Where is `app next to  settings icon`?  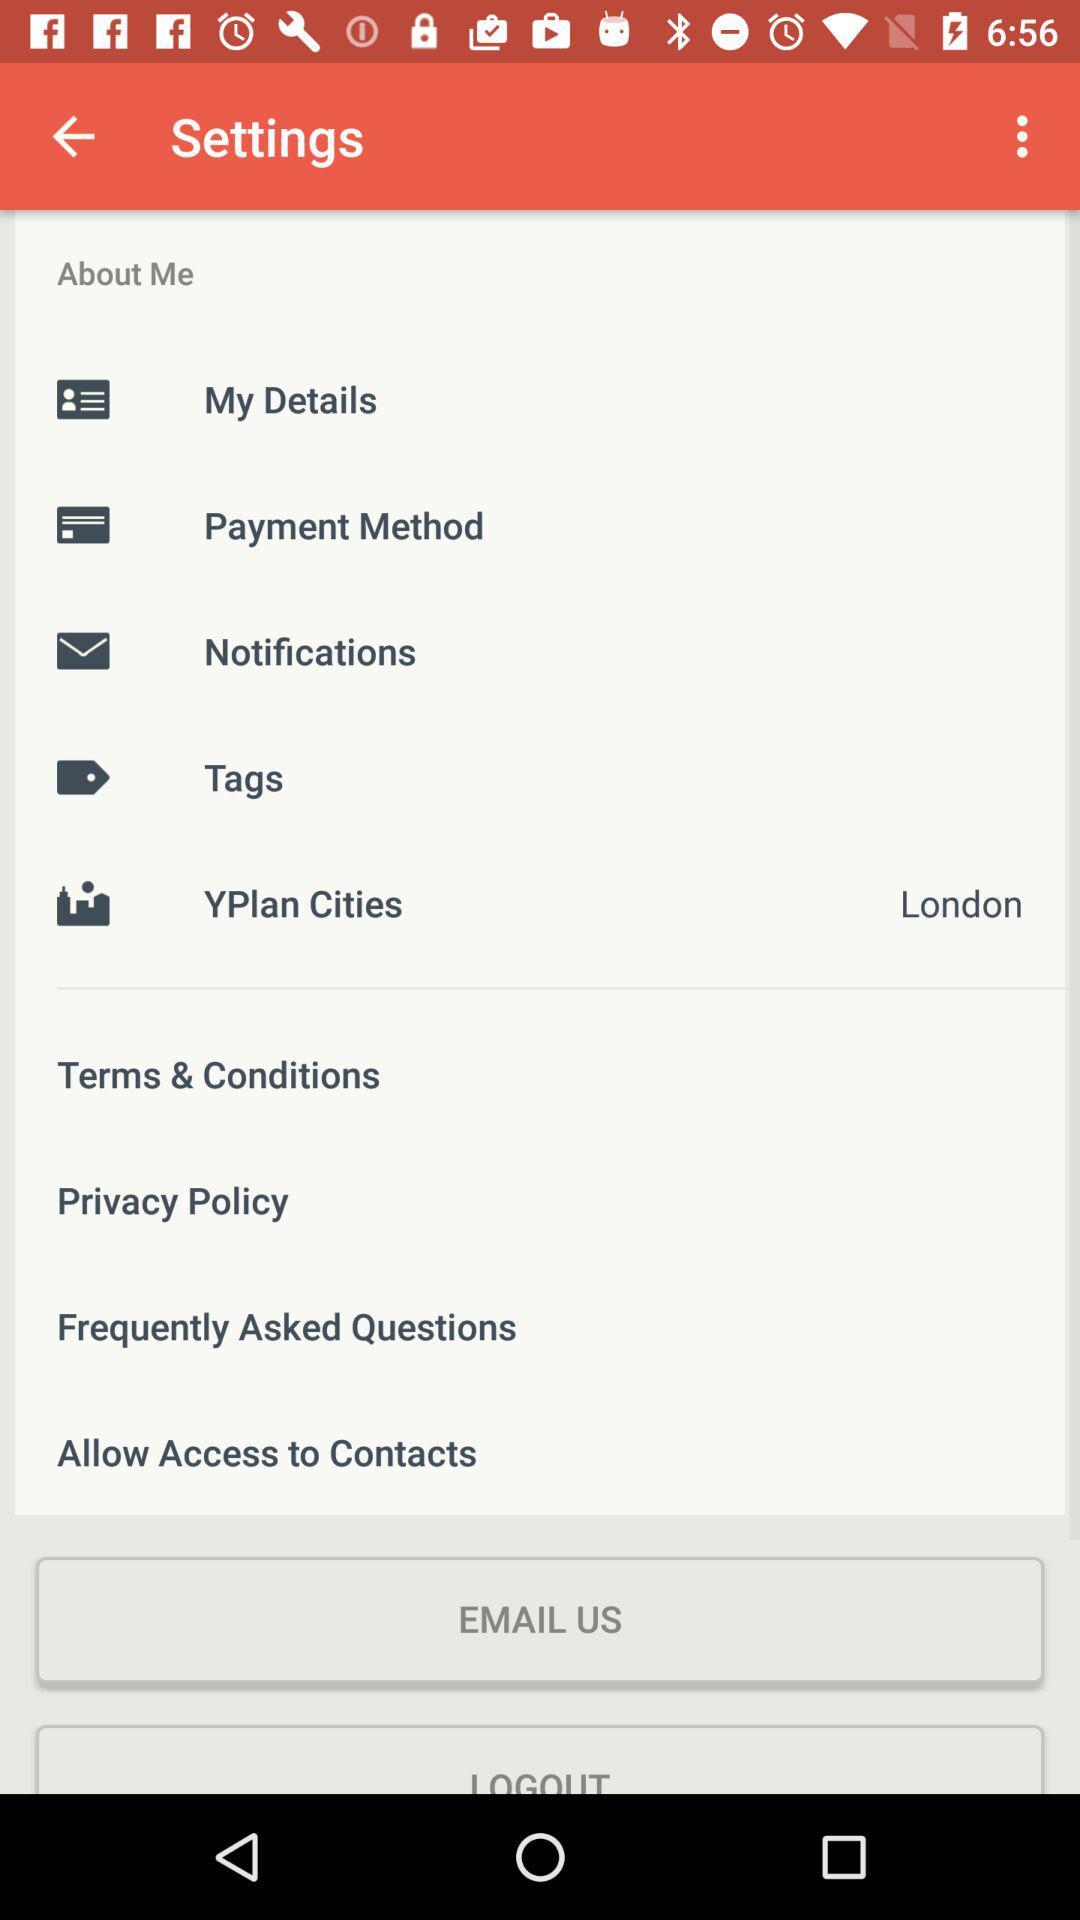 app next to  settings icon is located at coordinates (72, 135).